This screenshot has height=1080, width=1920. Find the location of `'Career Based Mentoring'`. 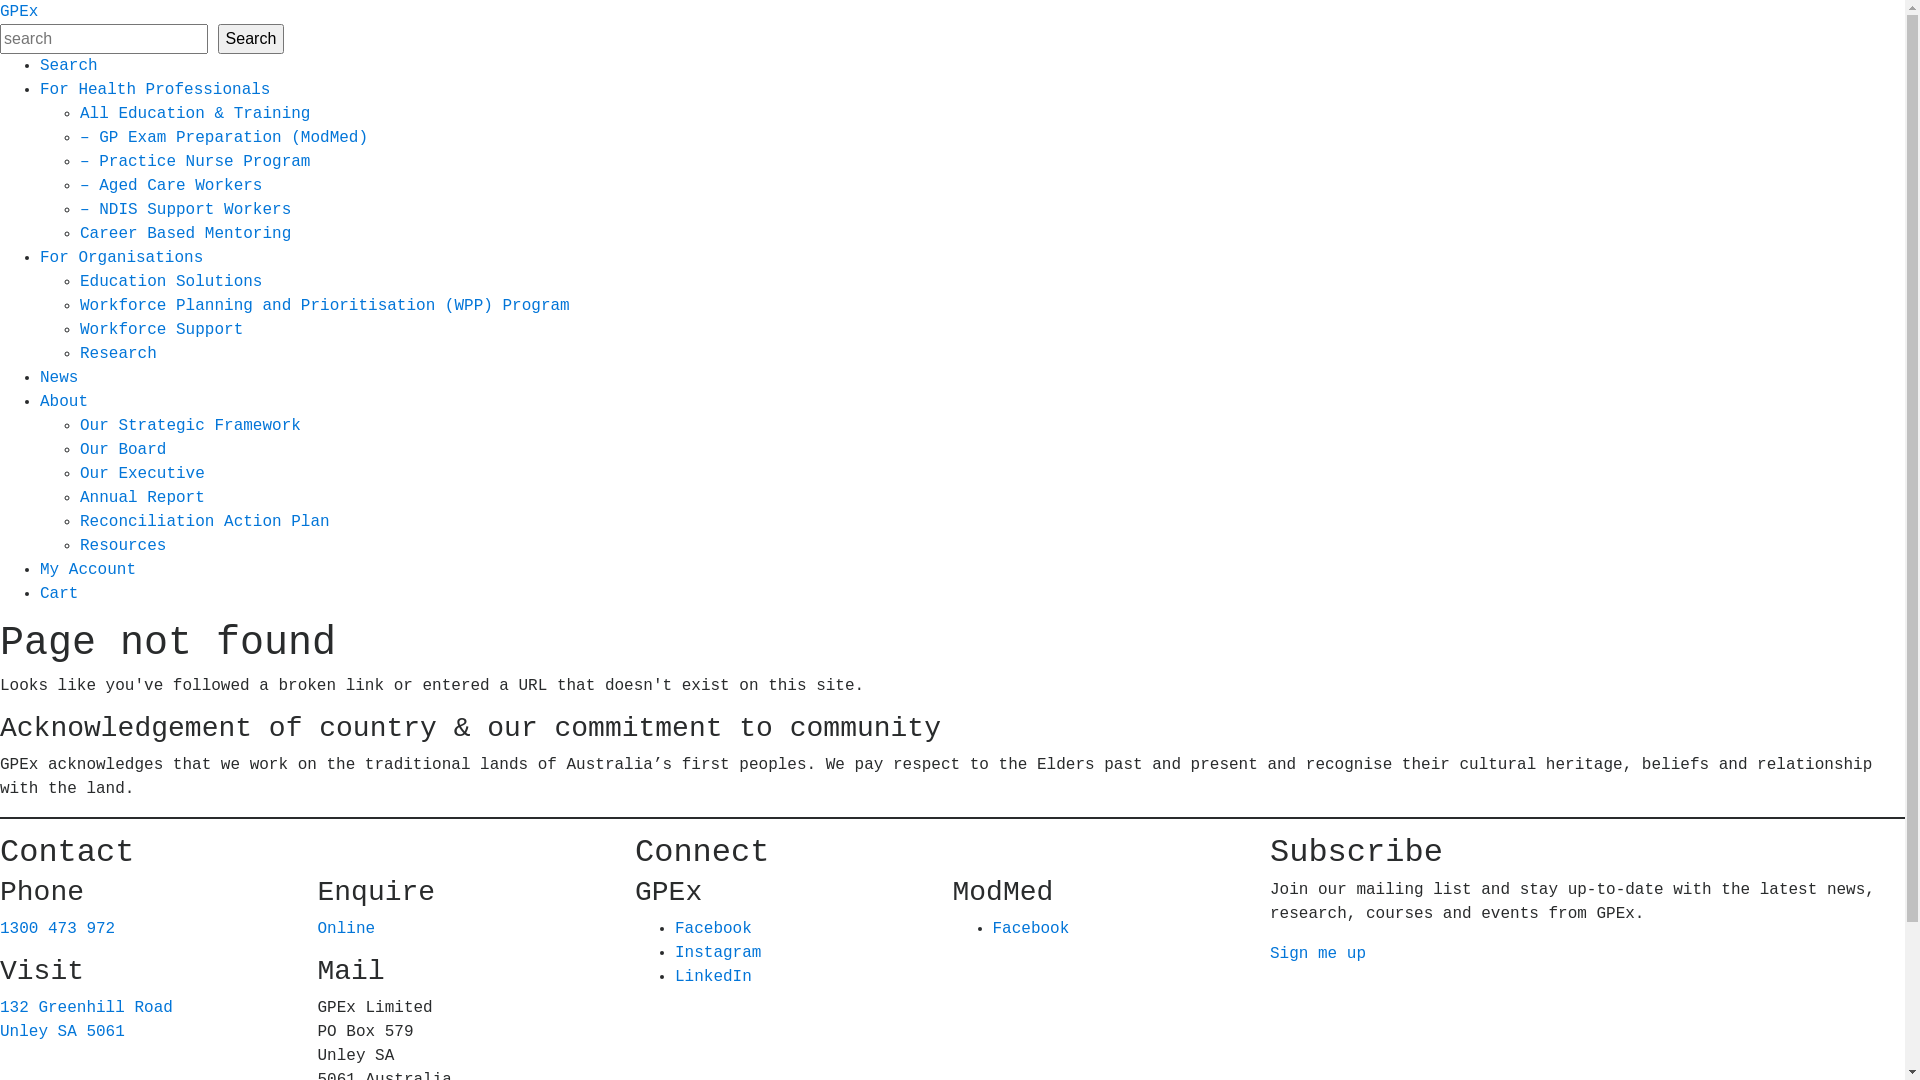

'Career Based Mentoring' is located at coordinates (185, 233).